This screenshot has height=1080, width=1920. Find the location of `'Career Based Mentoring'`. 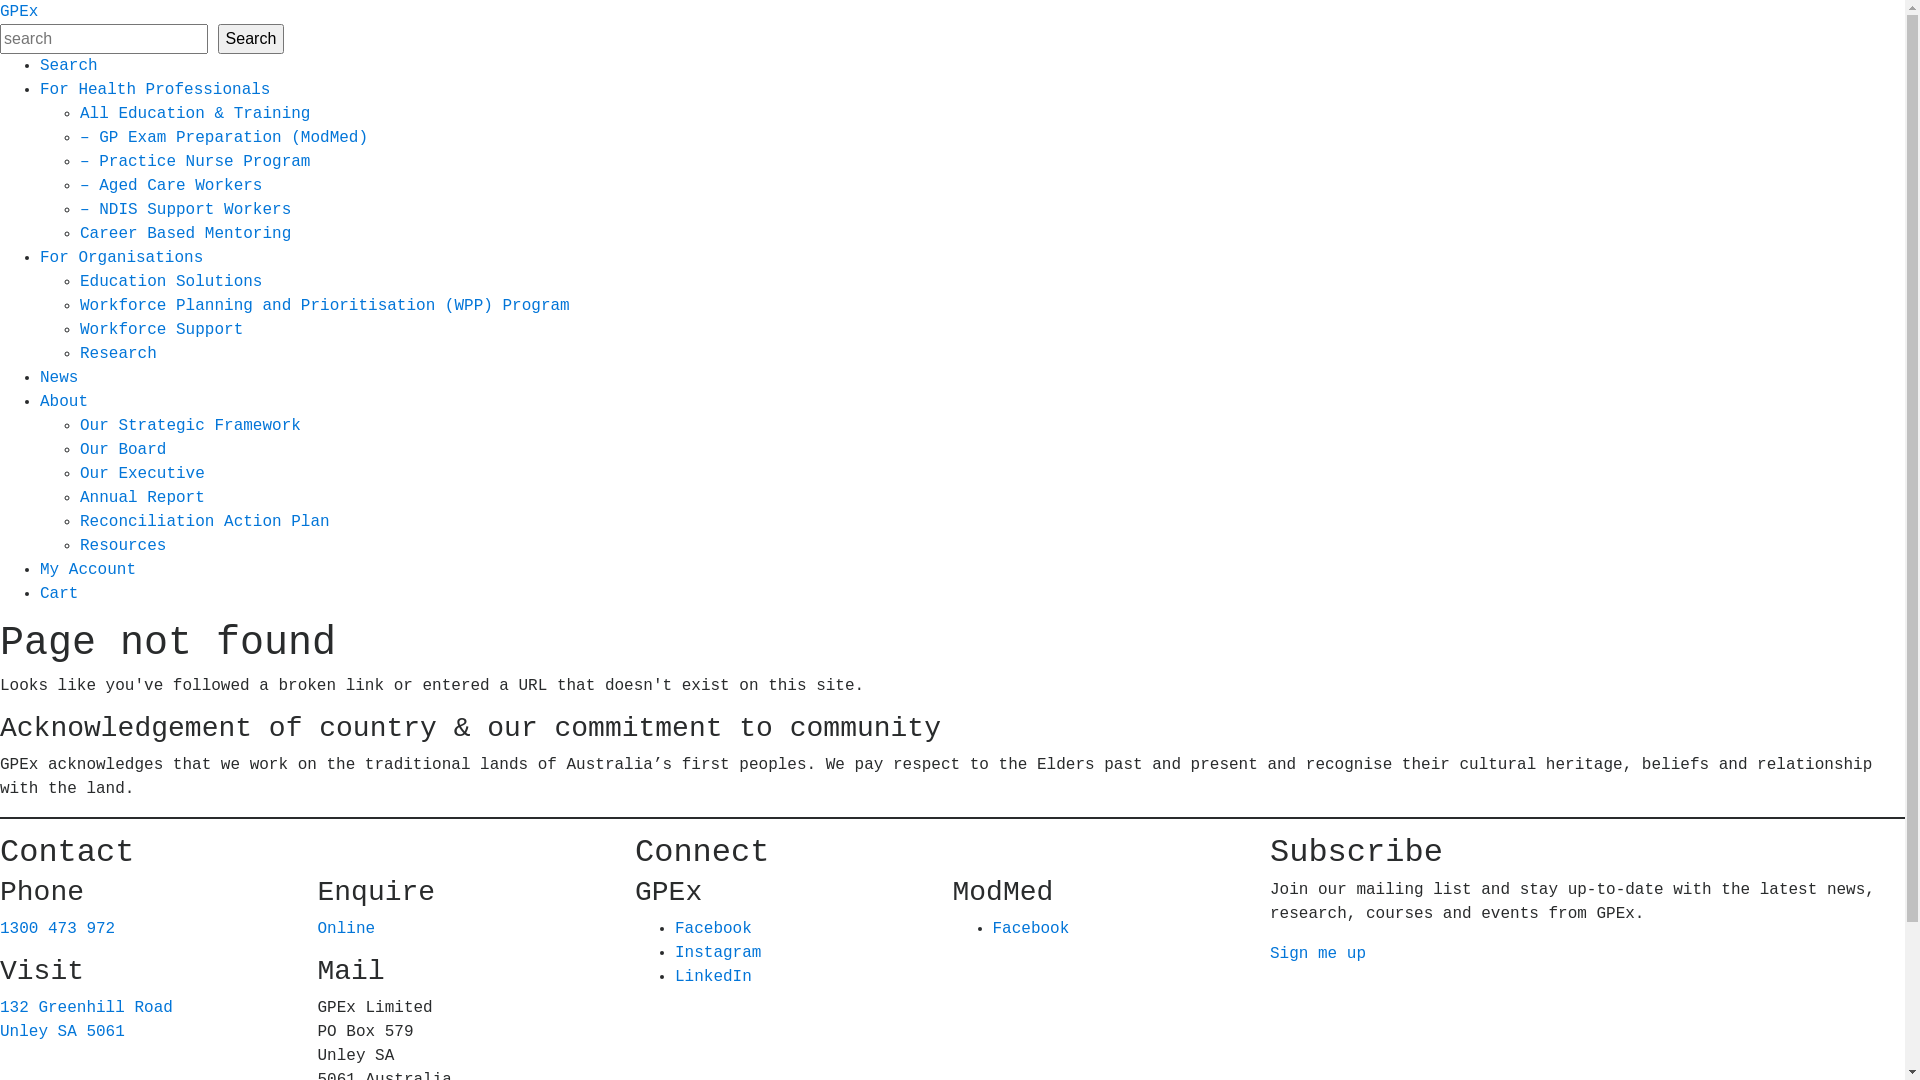

'Career Based Mentoring' is located at coordinates (185, 233).